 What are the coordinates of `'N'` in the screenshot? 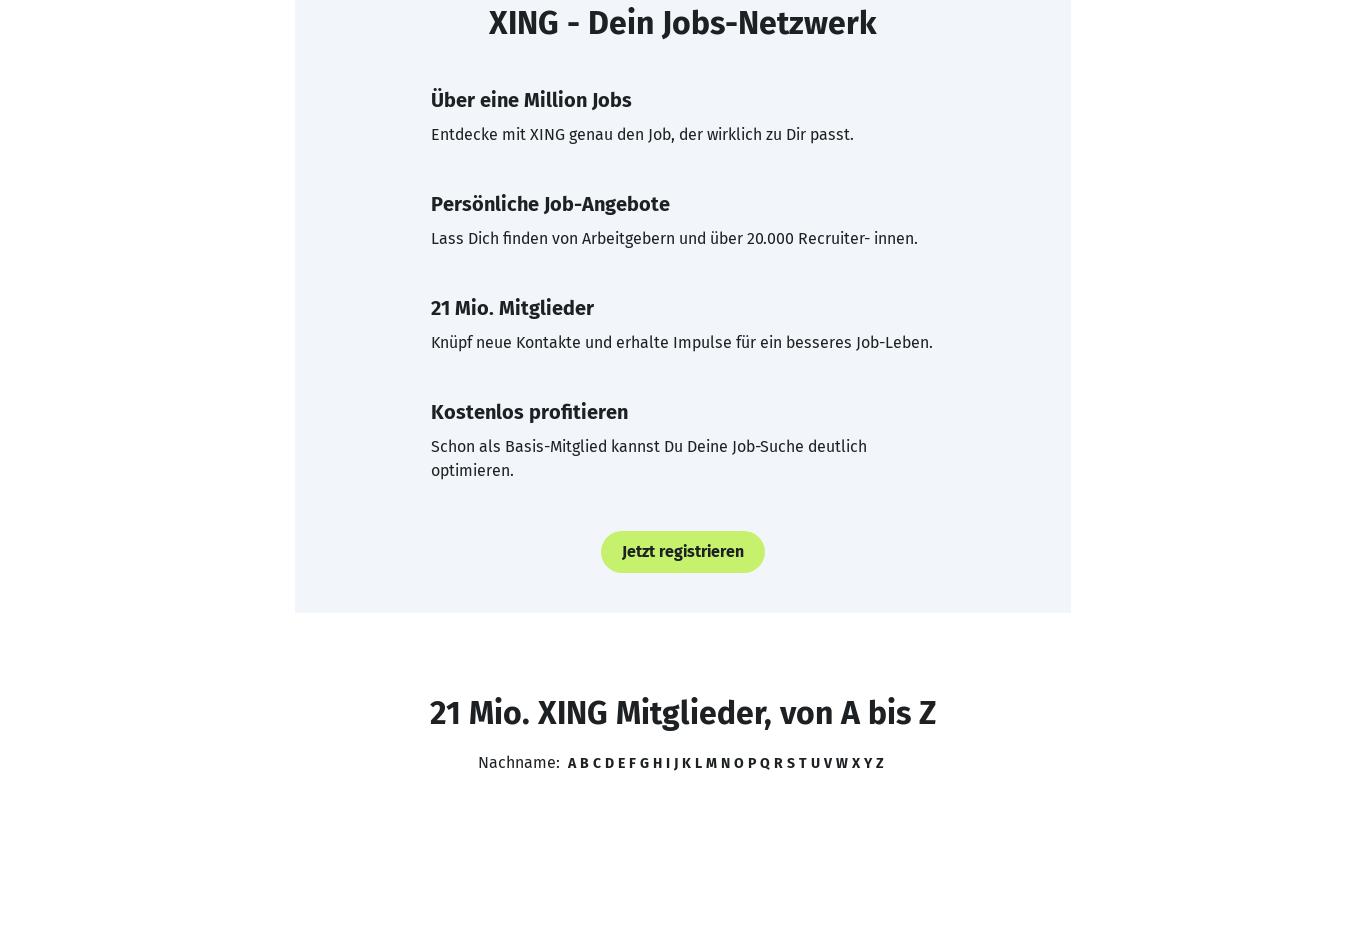 It's located at (724, 762).